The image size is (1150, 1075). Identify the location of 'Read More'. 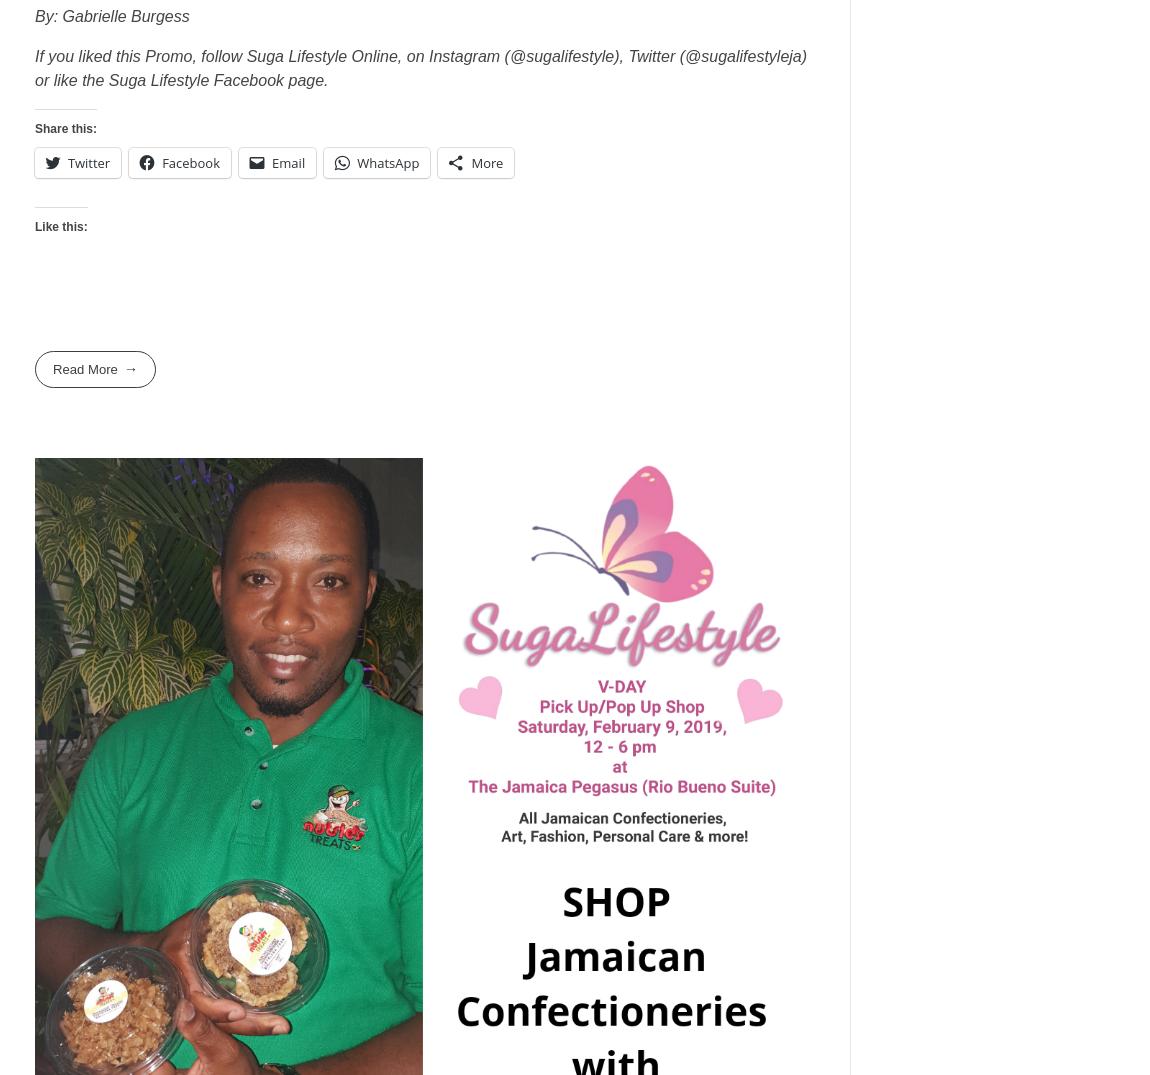
(52, 369).